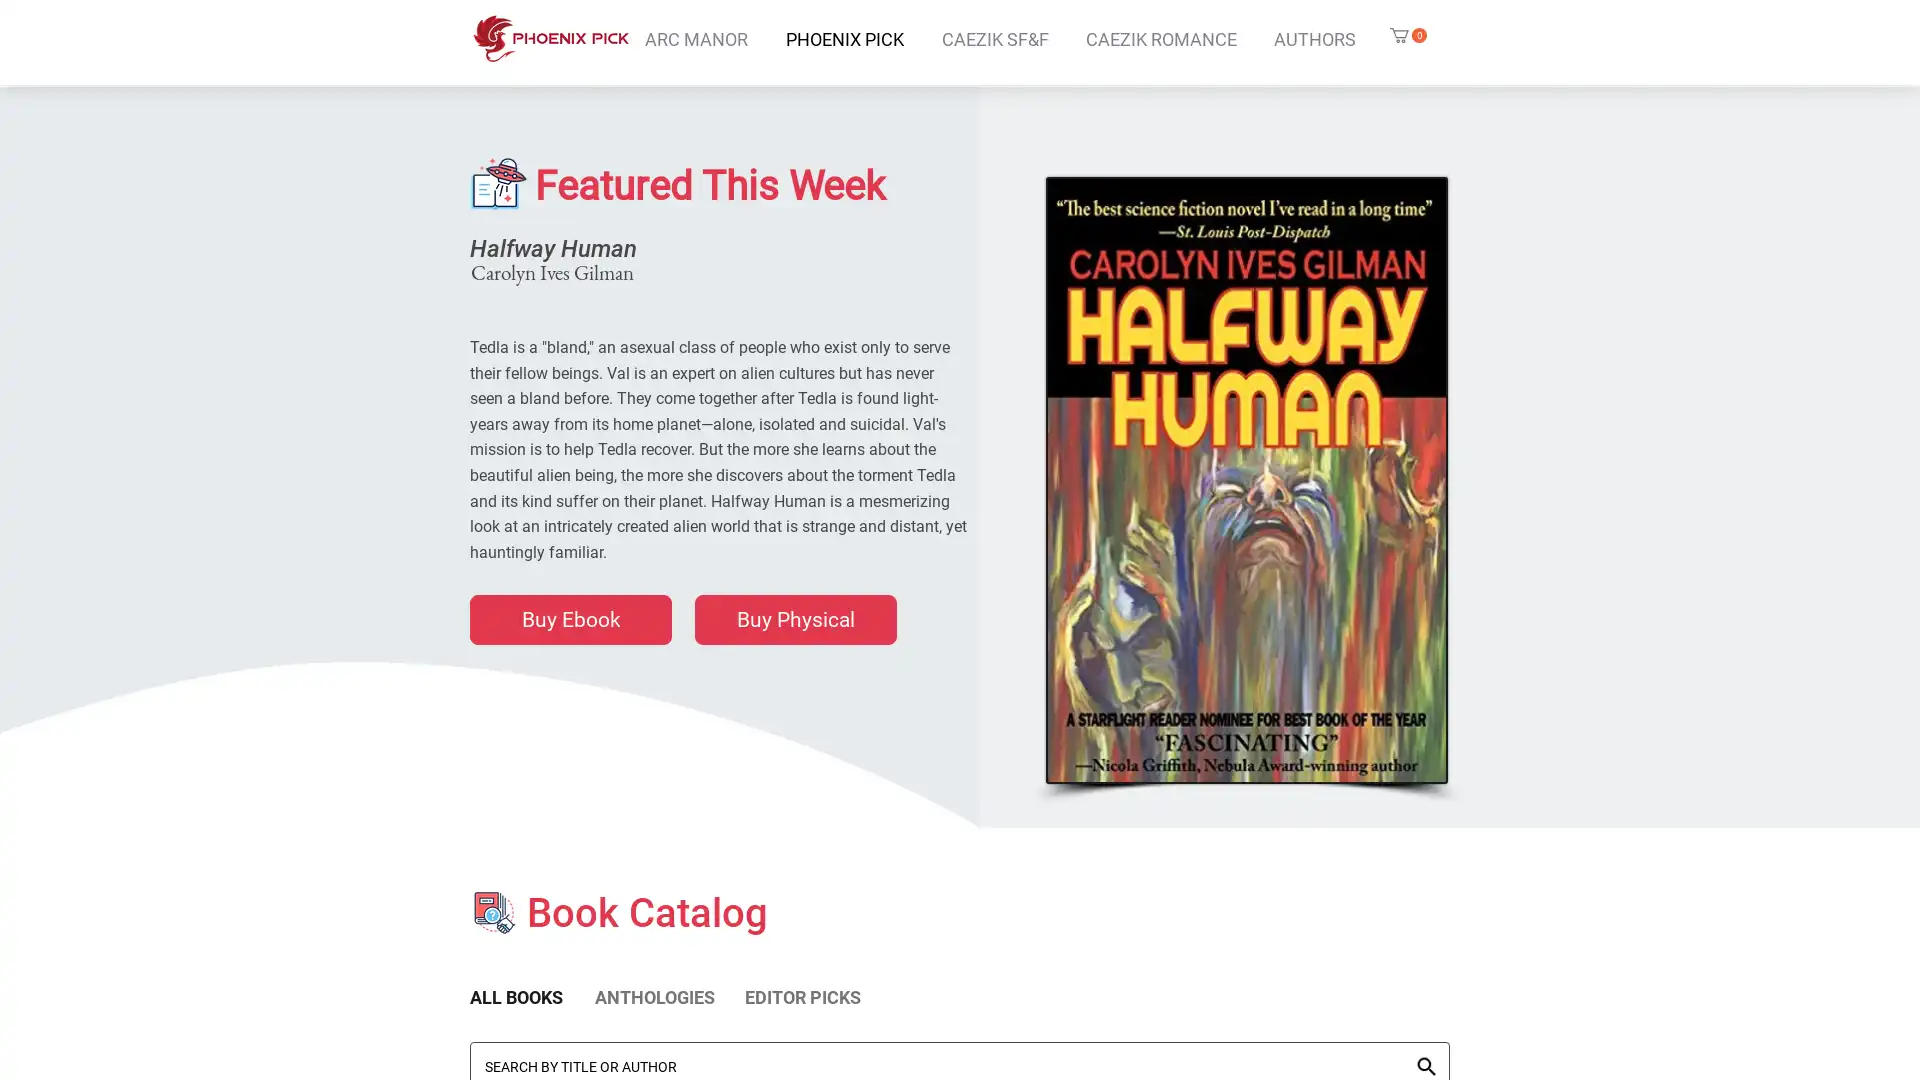 This screenshot has height=1080, width=1920. Describe the element at coordinates (670, 998) in the screenshot. I see `ANTHOLOGIES` at that location.